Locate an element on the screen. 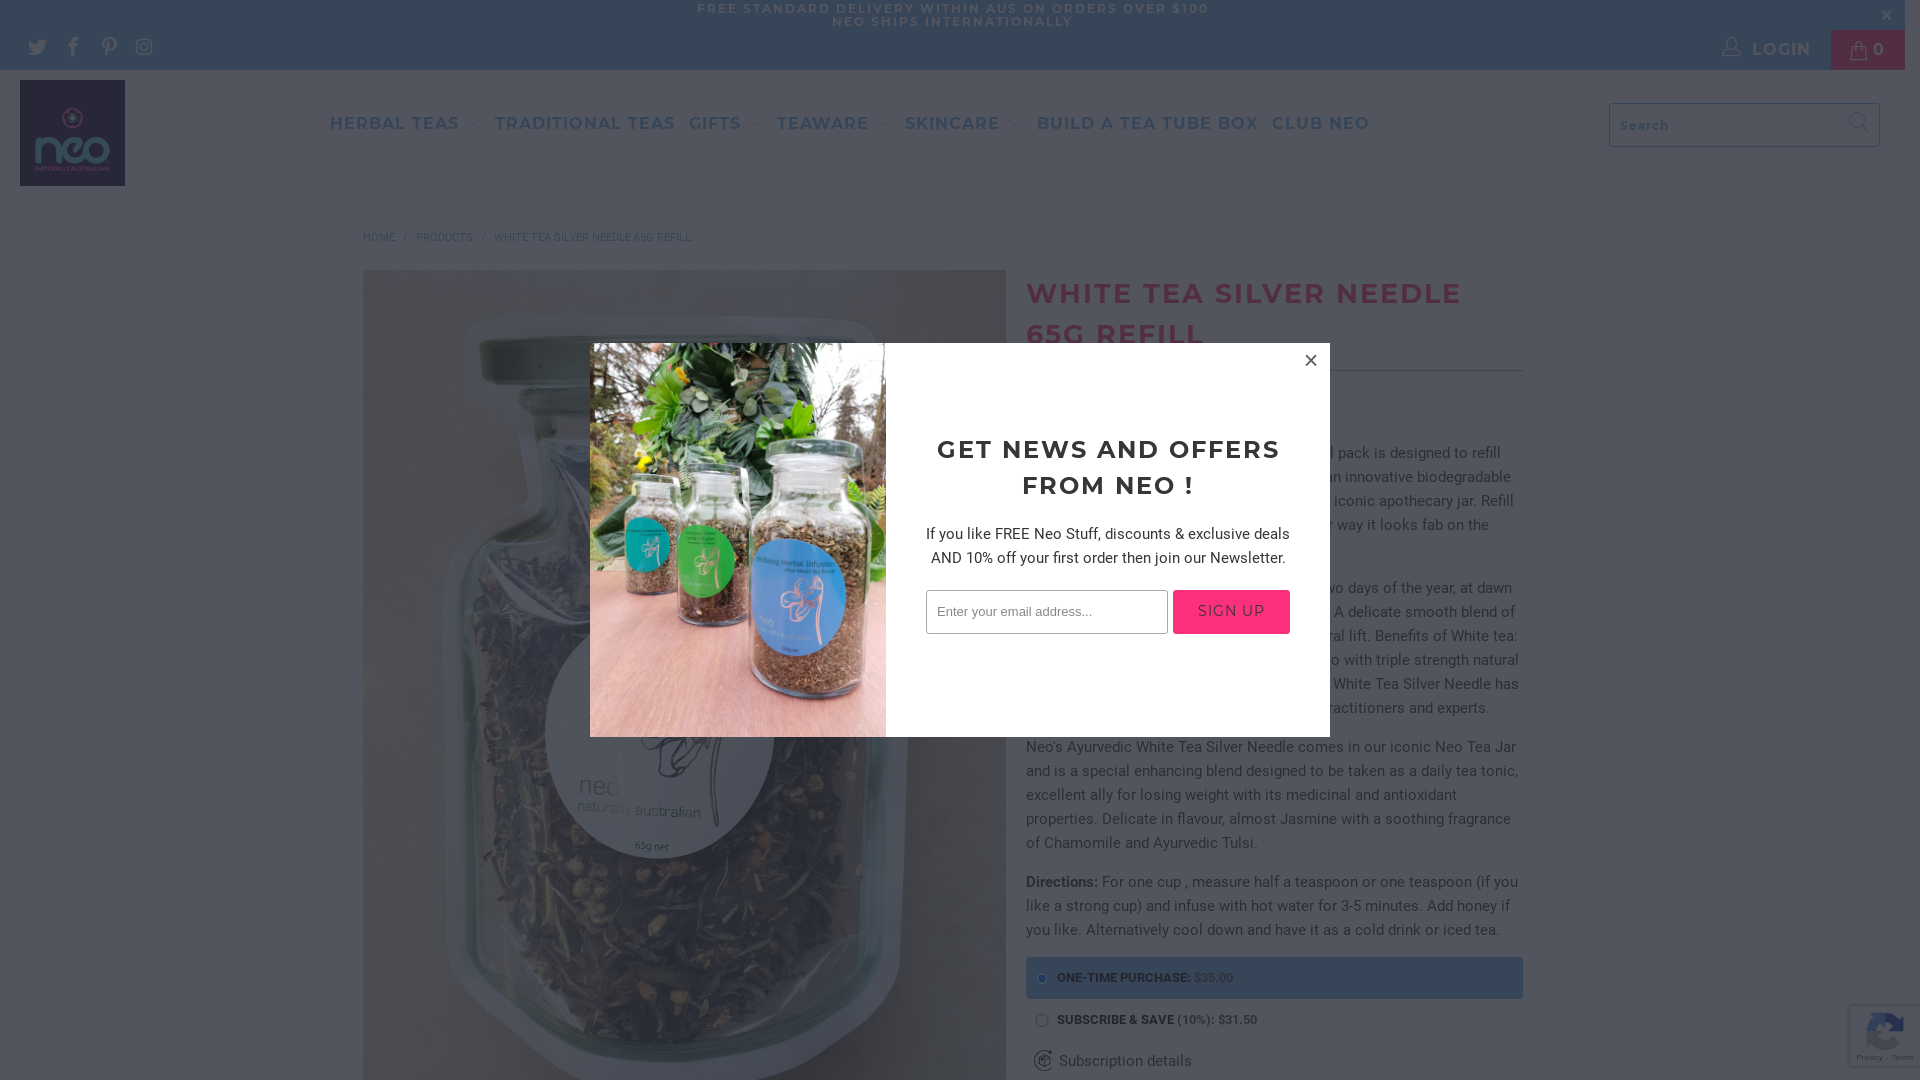 This screenshot has height=1080, width=1920. 'TEAWARE' is located at coordinates (834, 123).